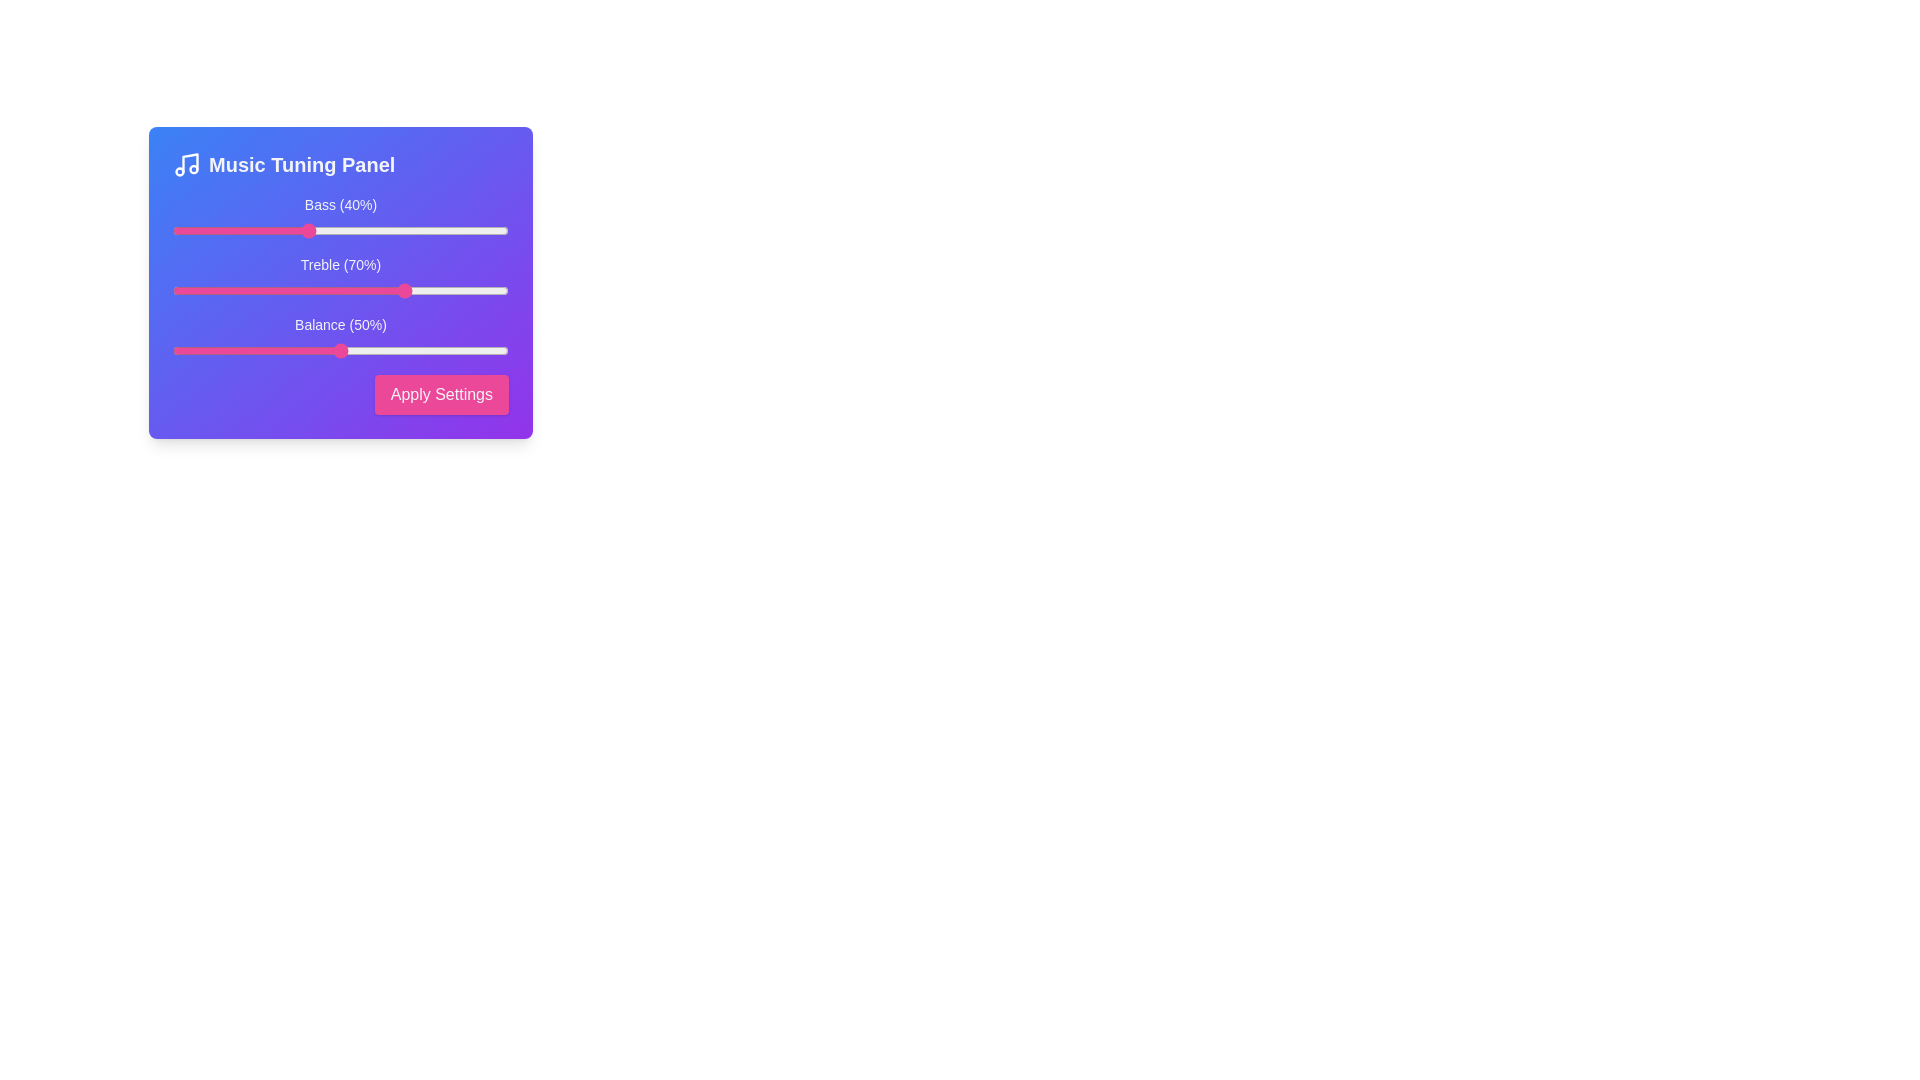  Describe the element at coordinates (464, 350) in the screenshot. I see `the balance slider to 87%` at that location.